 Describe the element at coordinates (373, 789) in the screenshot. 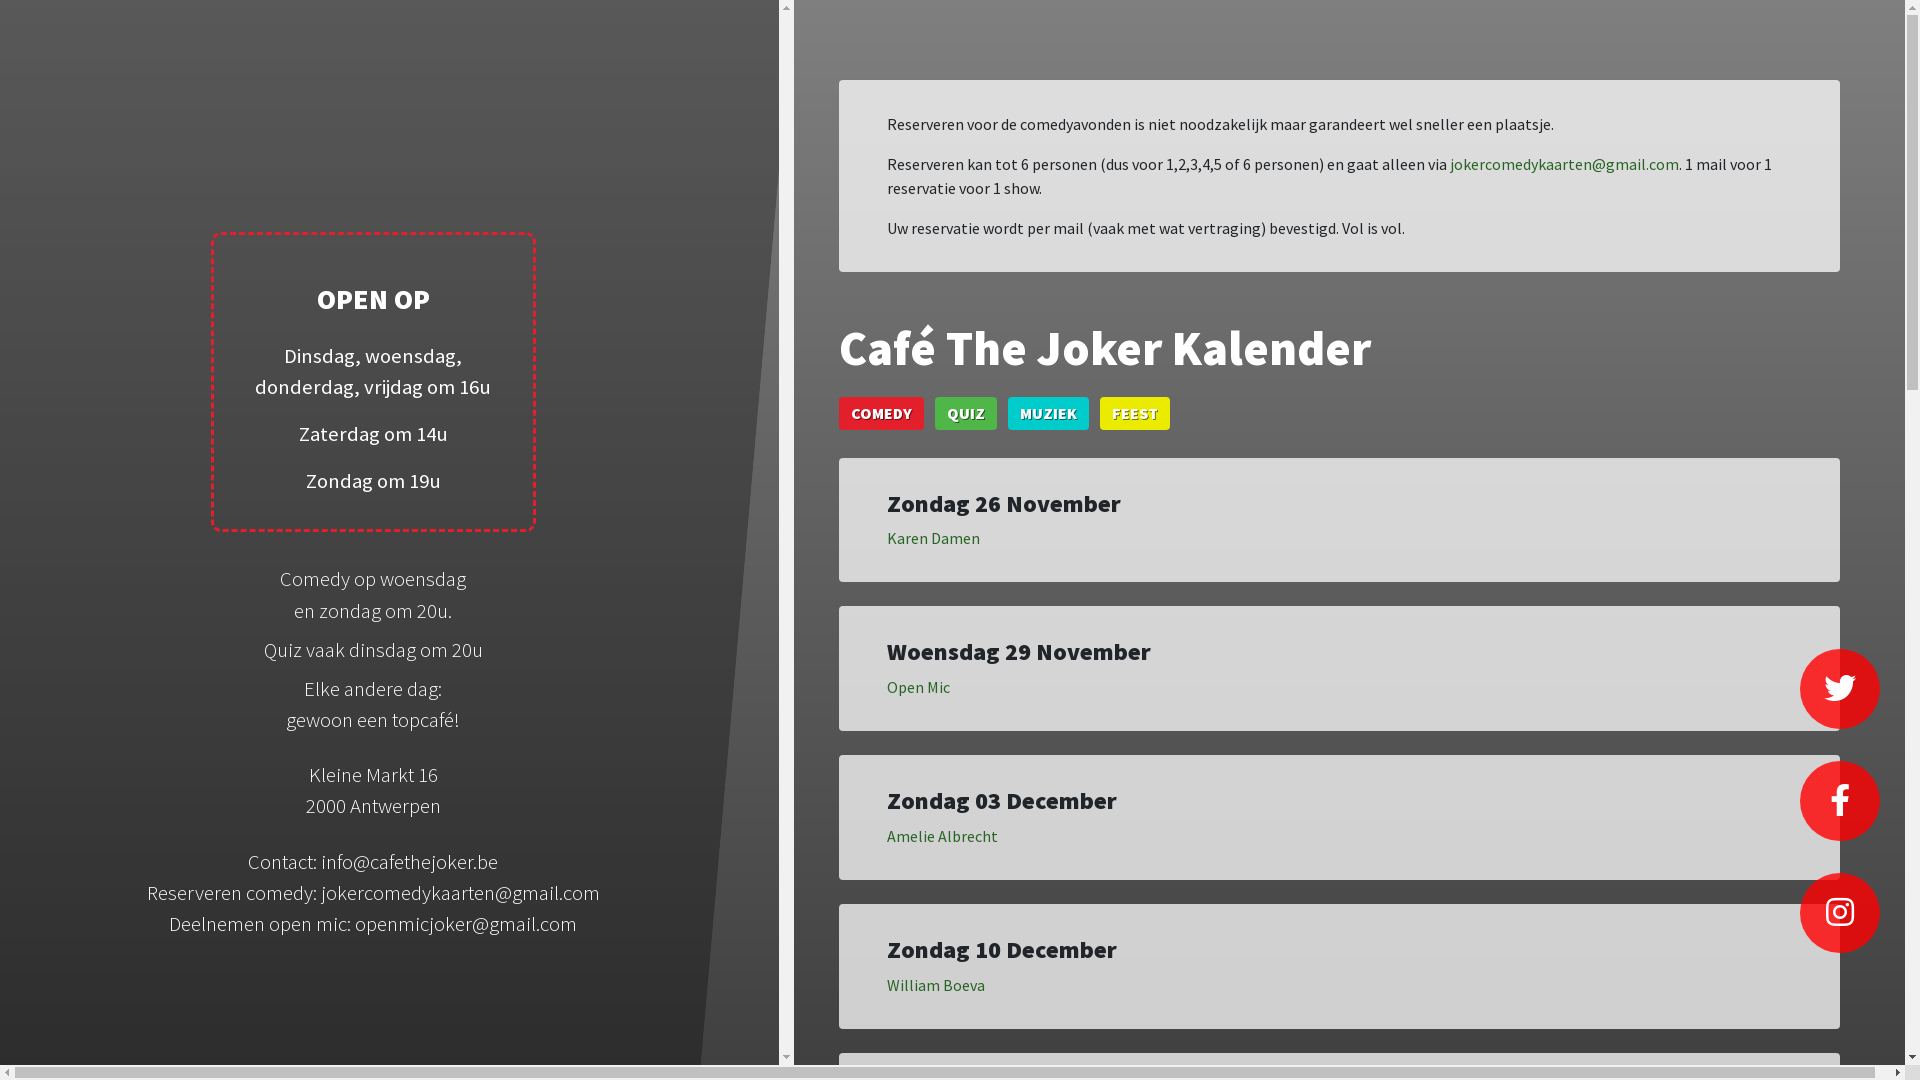

I see `'Kleine Markt 16` at that location.